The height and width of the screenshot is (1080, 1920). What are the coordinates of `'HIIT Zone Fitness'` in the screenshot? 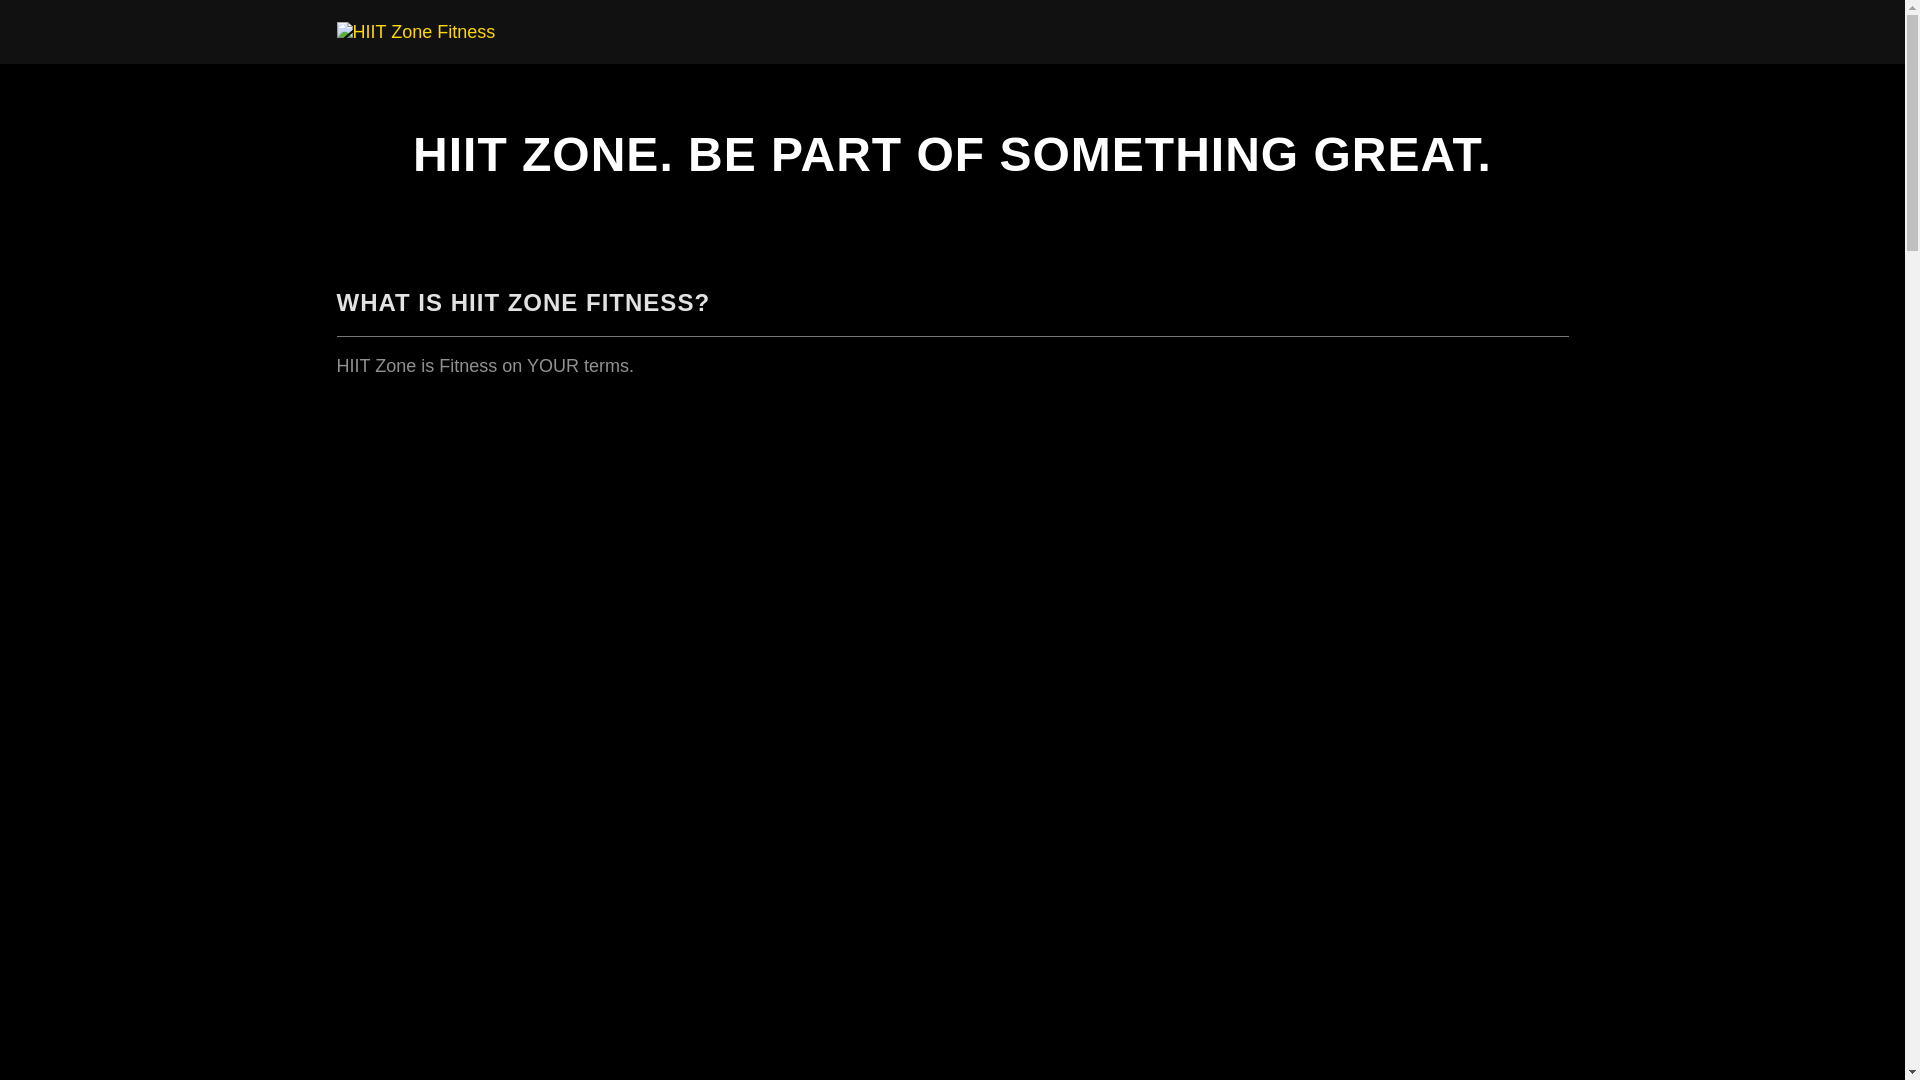 It's located at (414, 30).